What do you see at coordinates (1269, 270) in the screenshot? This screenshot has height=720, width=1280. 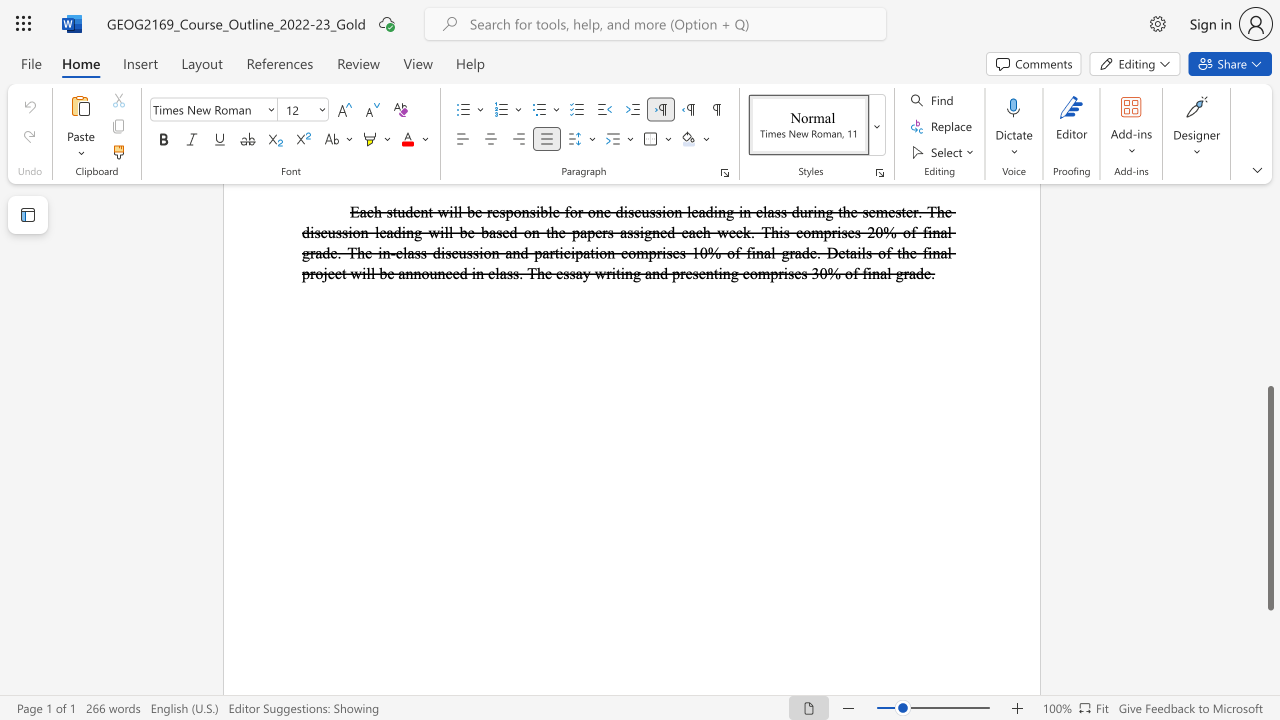 I see `the scrollbar to move the page upward` at bounding box center [1269, 270].